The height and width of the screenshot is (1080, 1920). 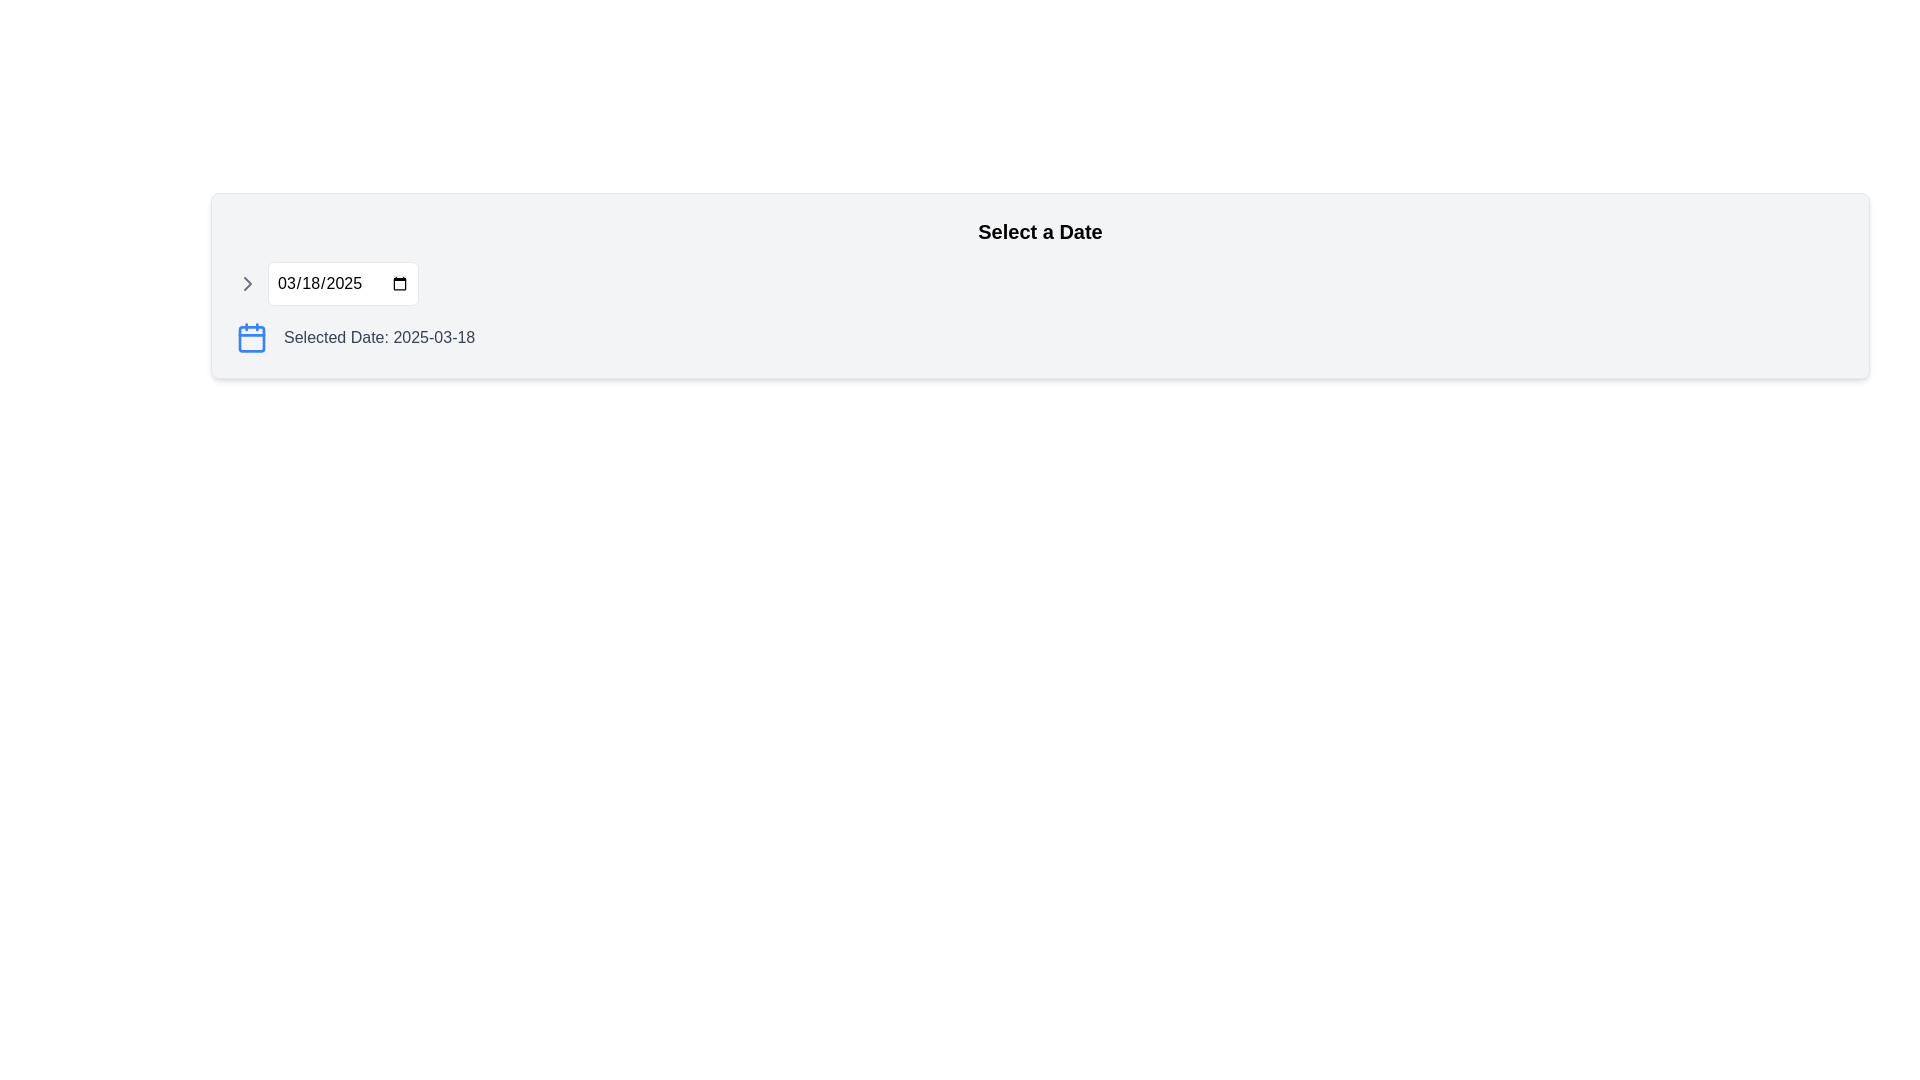 I want to click on the right-pointing chevron icon located to the left of the date input field labeled '03/18/2025', so click(x=247, y=284).